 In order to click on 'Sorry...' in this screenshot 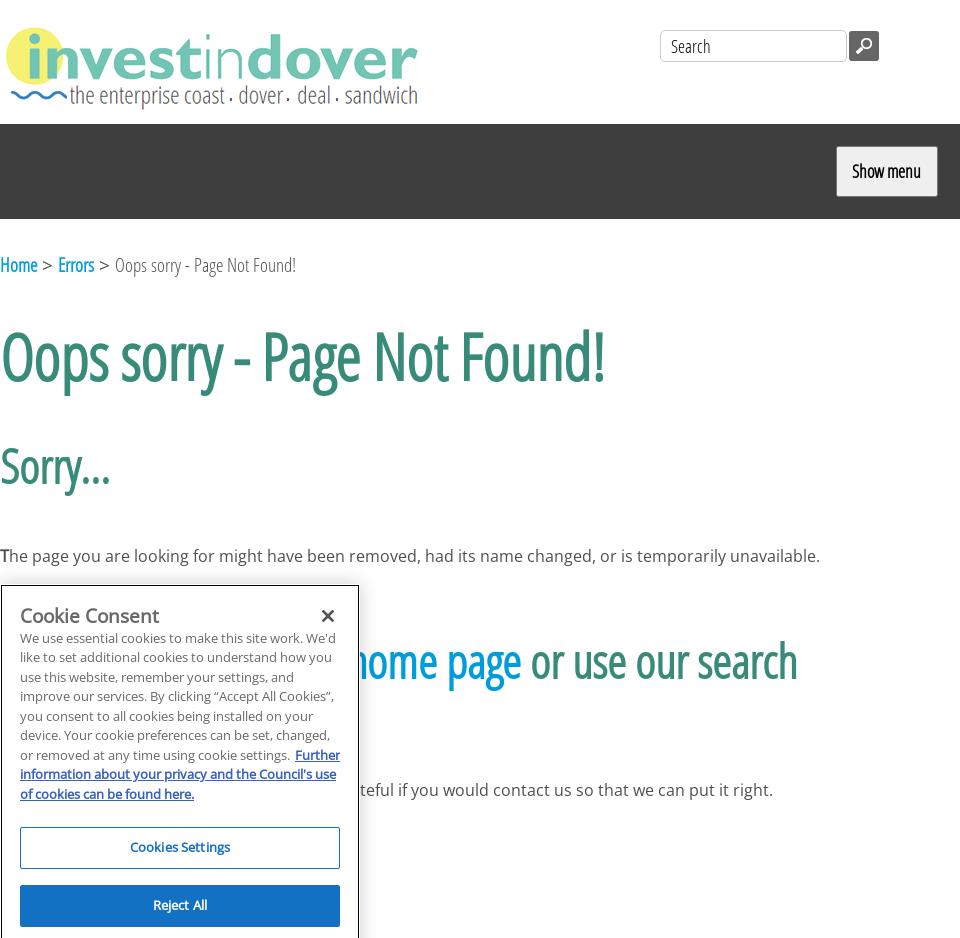, I will do `click(54, 464)`.